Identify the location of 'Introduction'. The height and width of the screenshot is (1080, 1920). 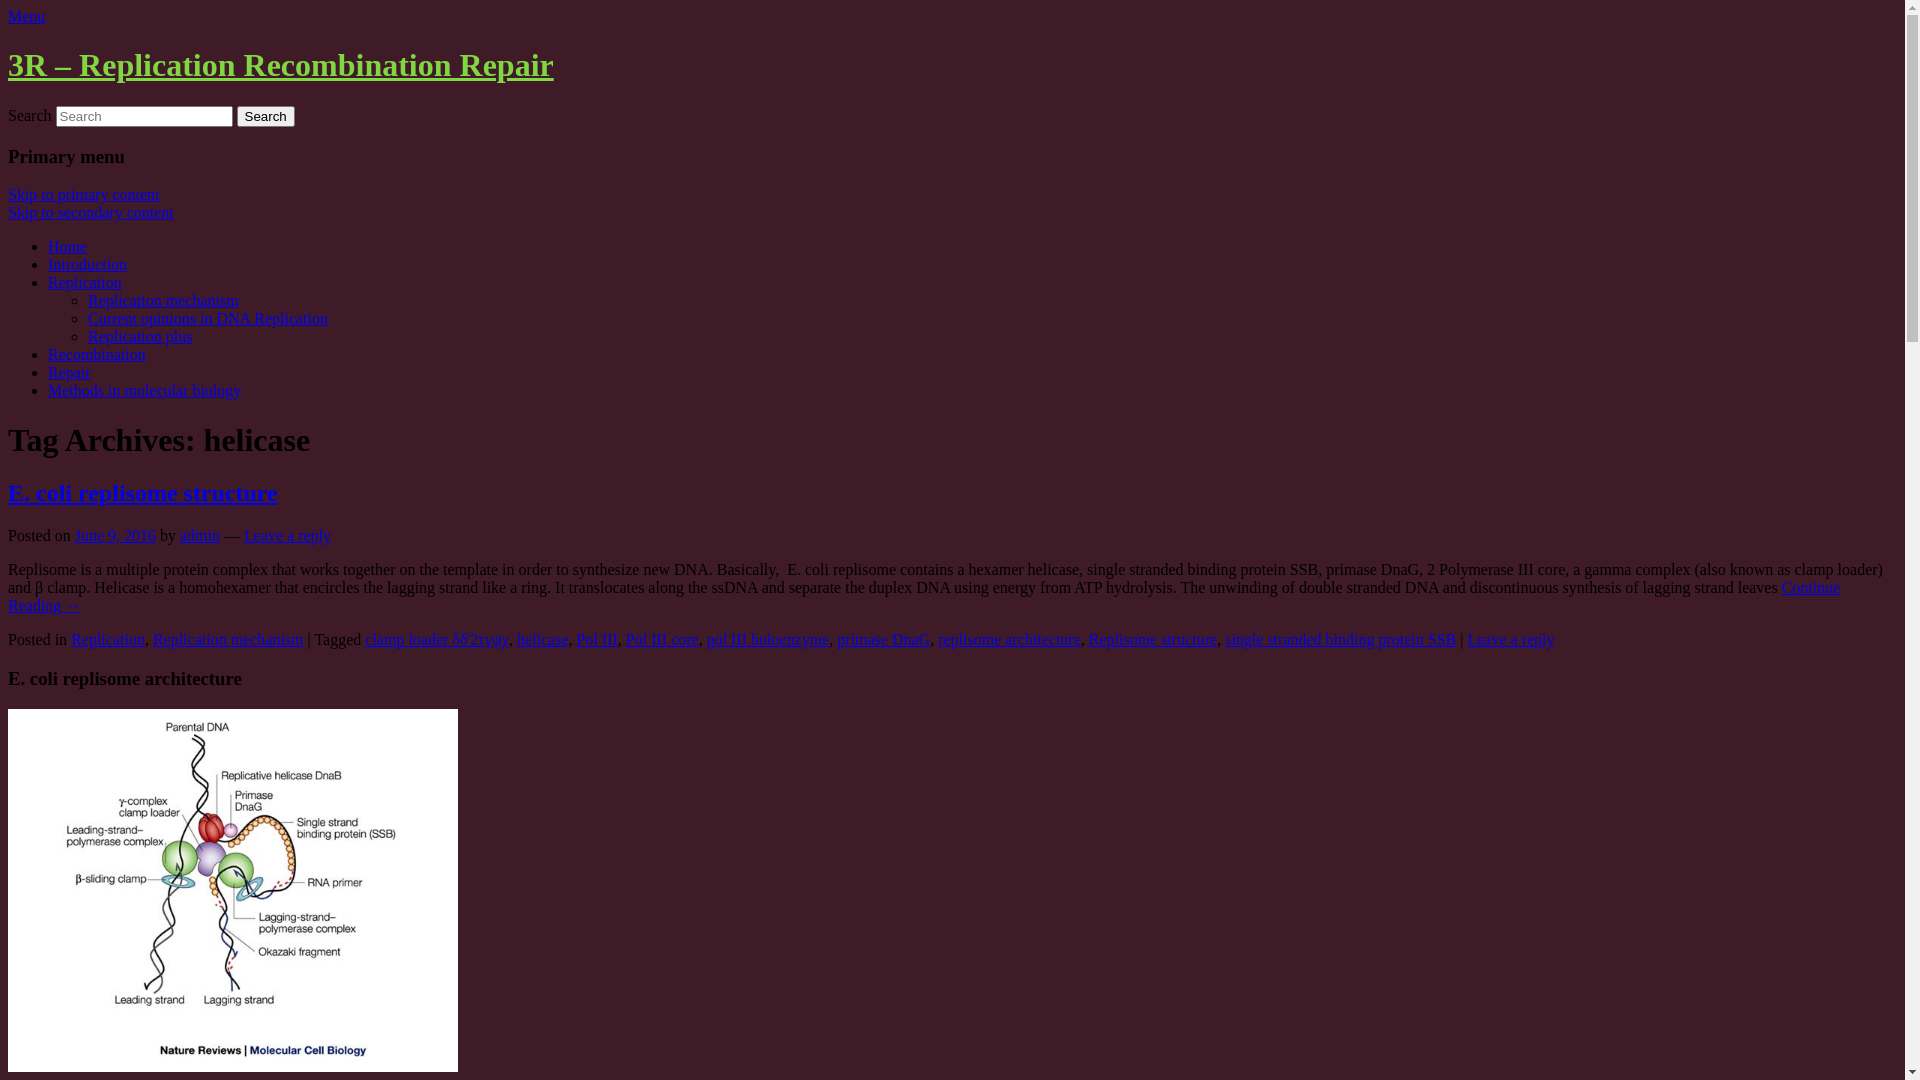
(86, 263).